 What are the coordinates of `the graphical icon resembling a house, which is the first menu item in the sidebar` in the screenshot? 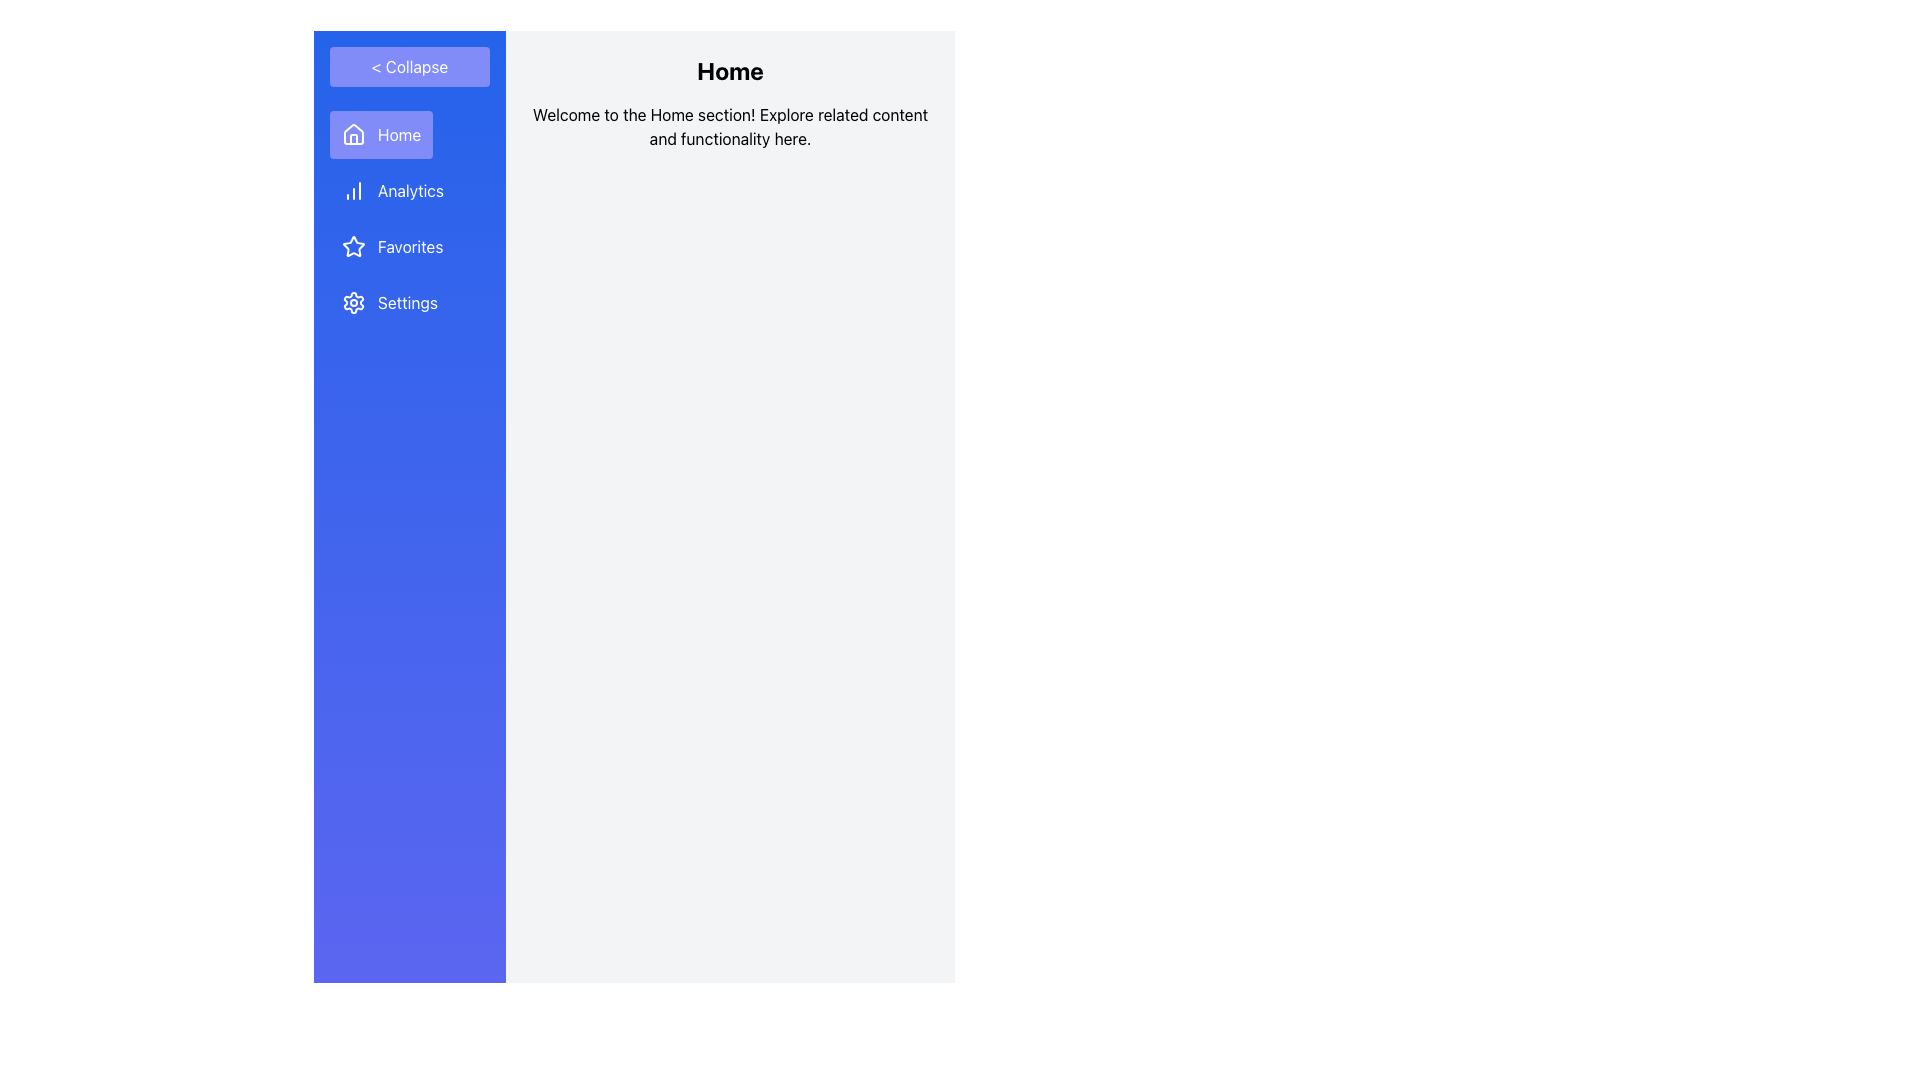 It's located at (354, 134).